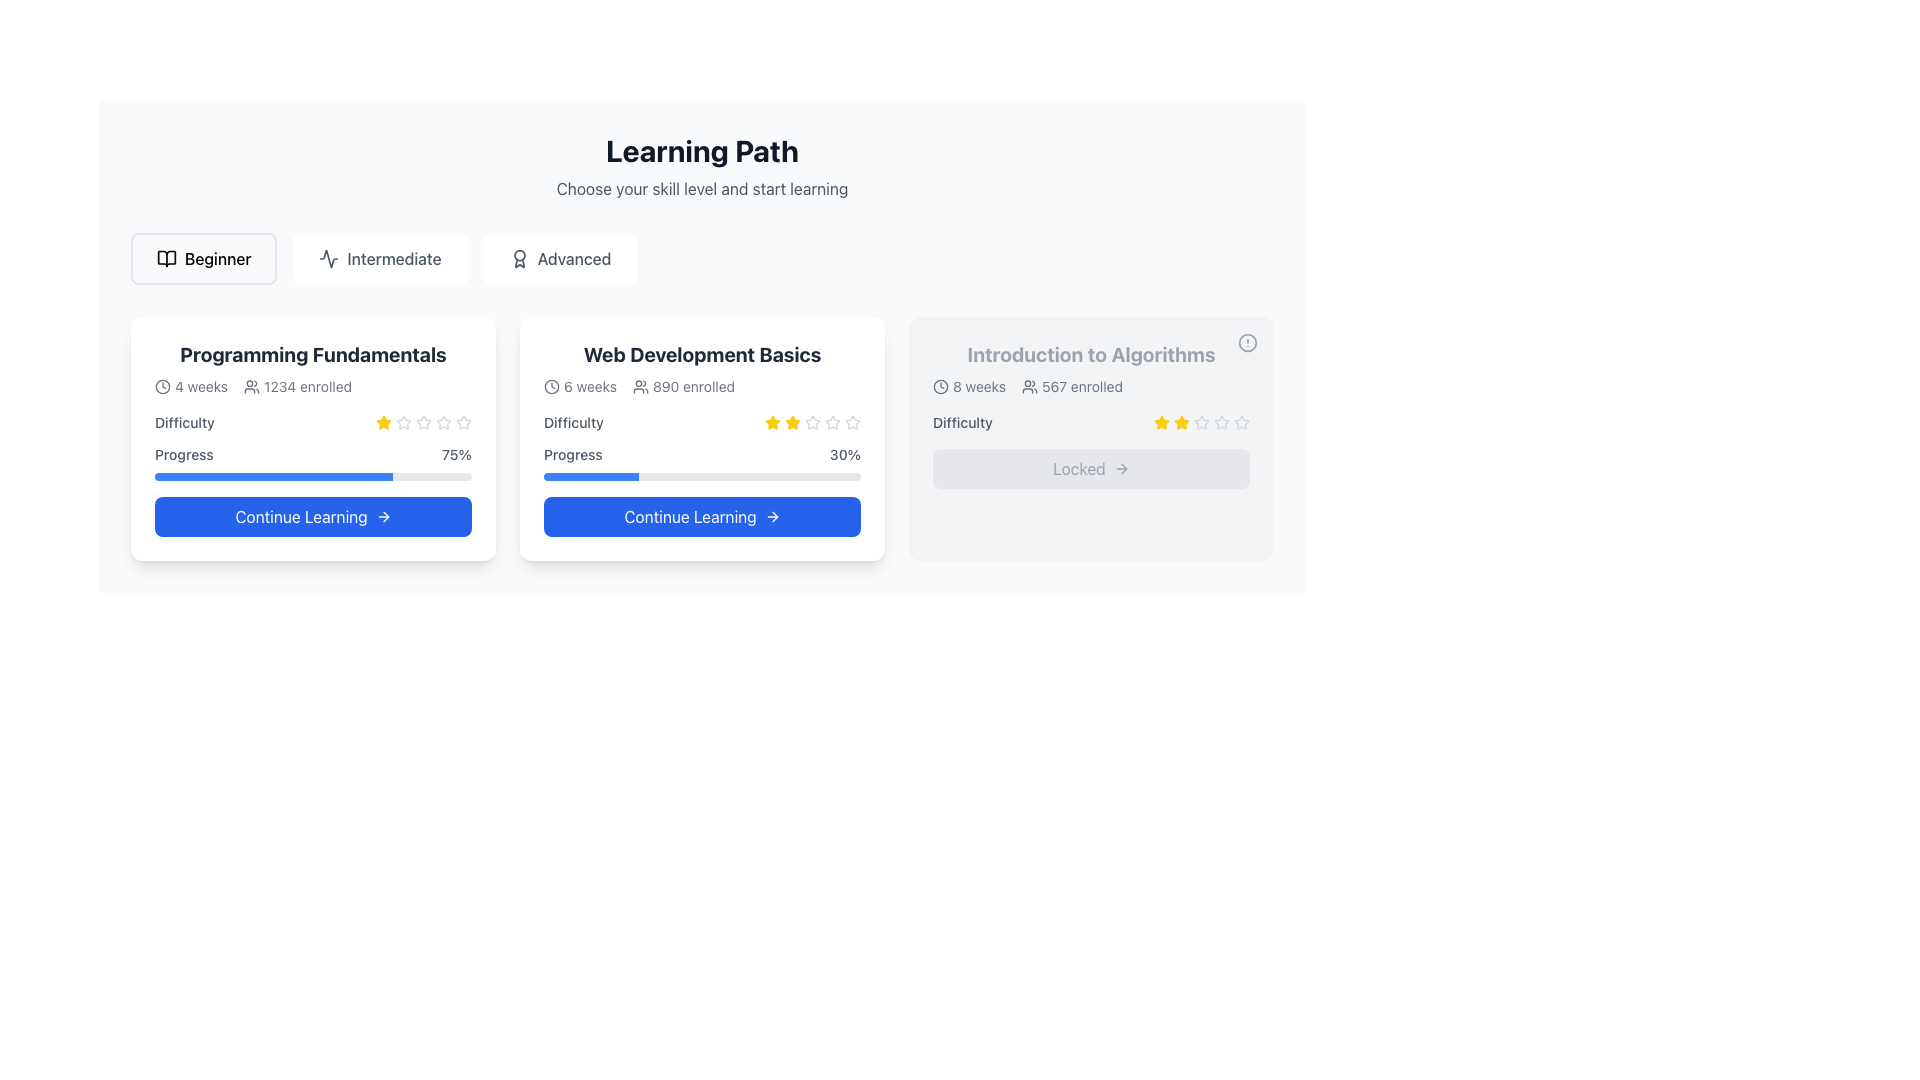  I want to click on the second hollow star in the rating system on the 'Web Development Basics' card, so click(853, 421).